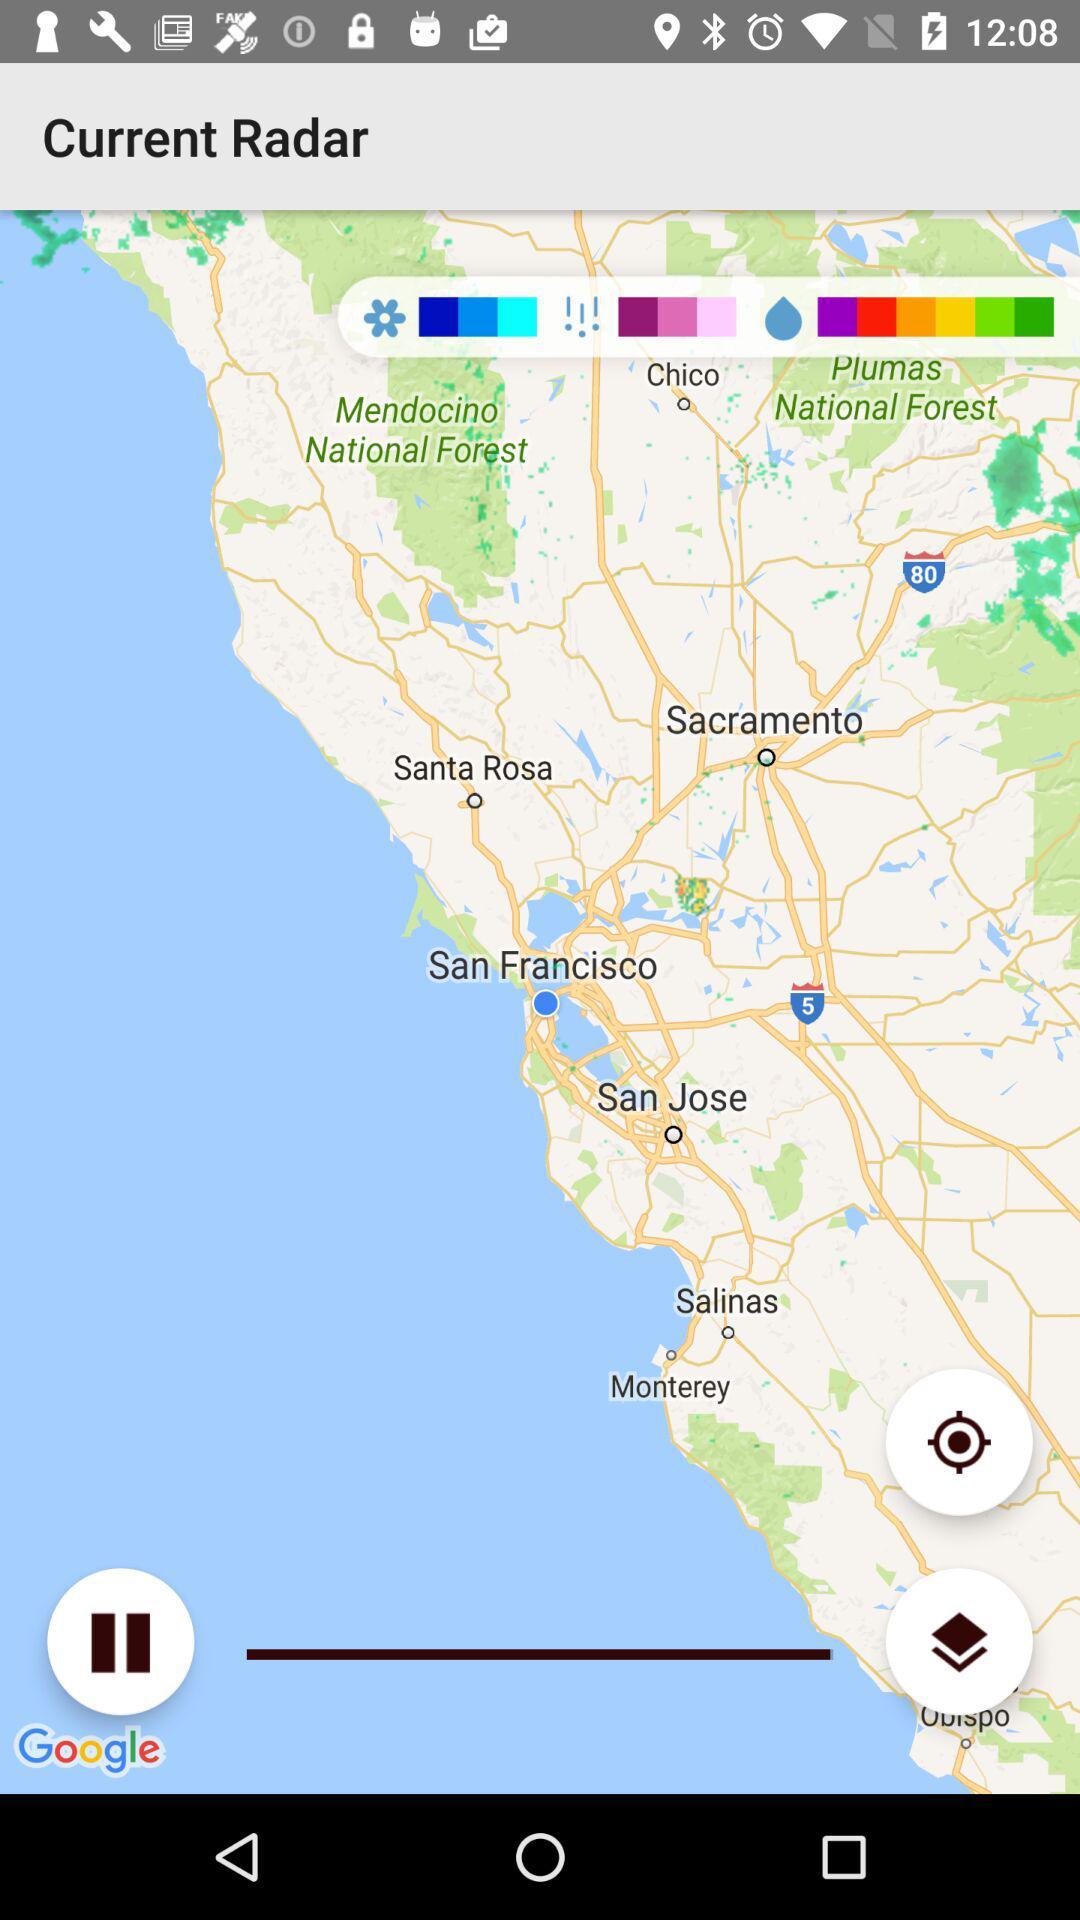  What do you see at coordinates (540, 1002) in the screenshot?
I see `icon below the current radar` at bounding box center [540, 1002].